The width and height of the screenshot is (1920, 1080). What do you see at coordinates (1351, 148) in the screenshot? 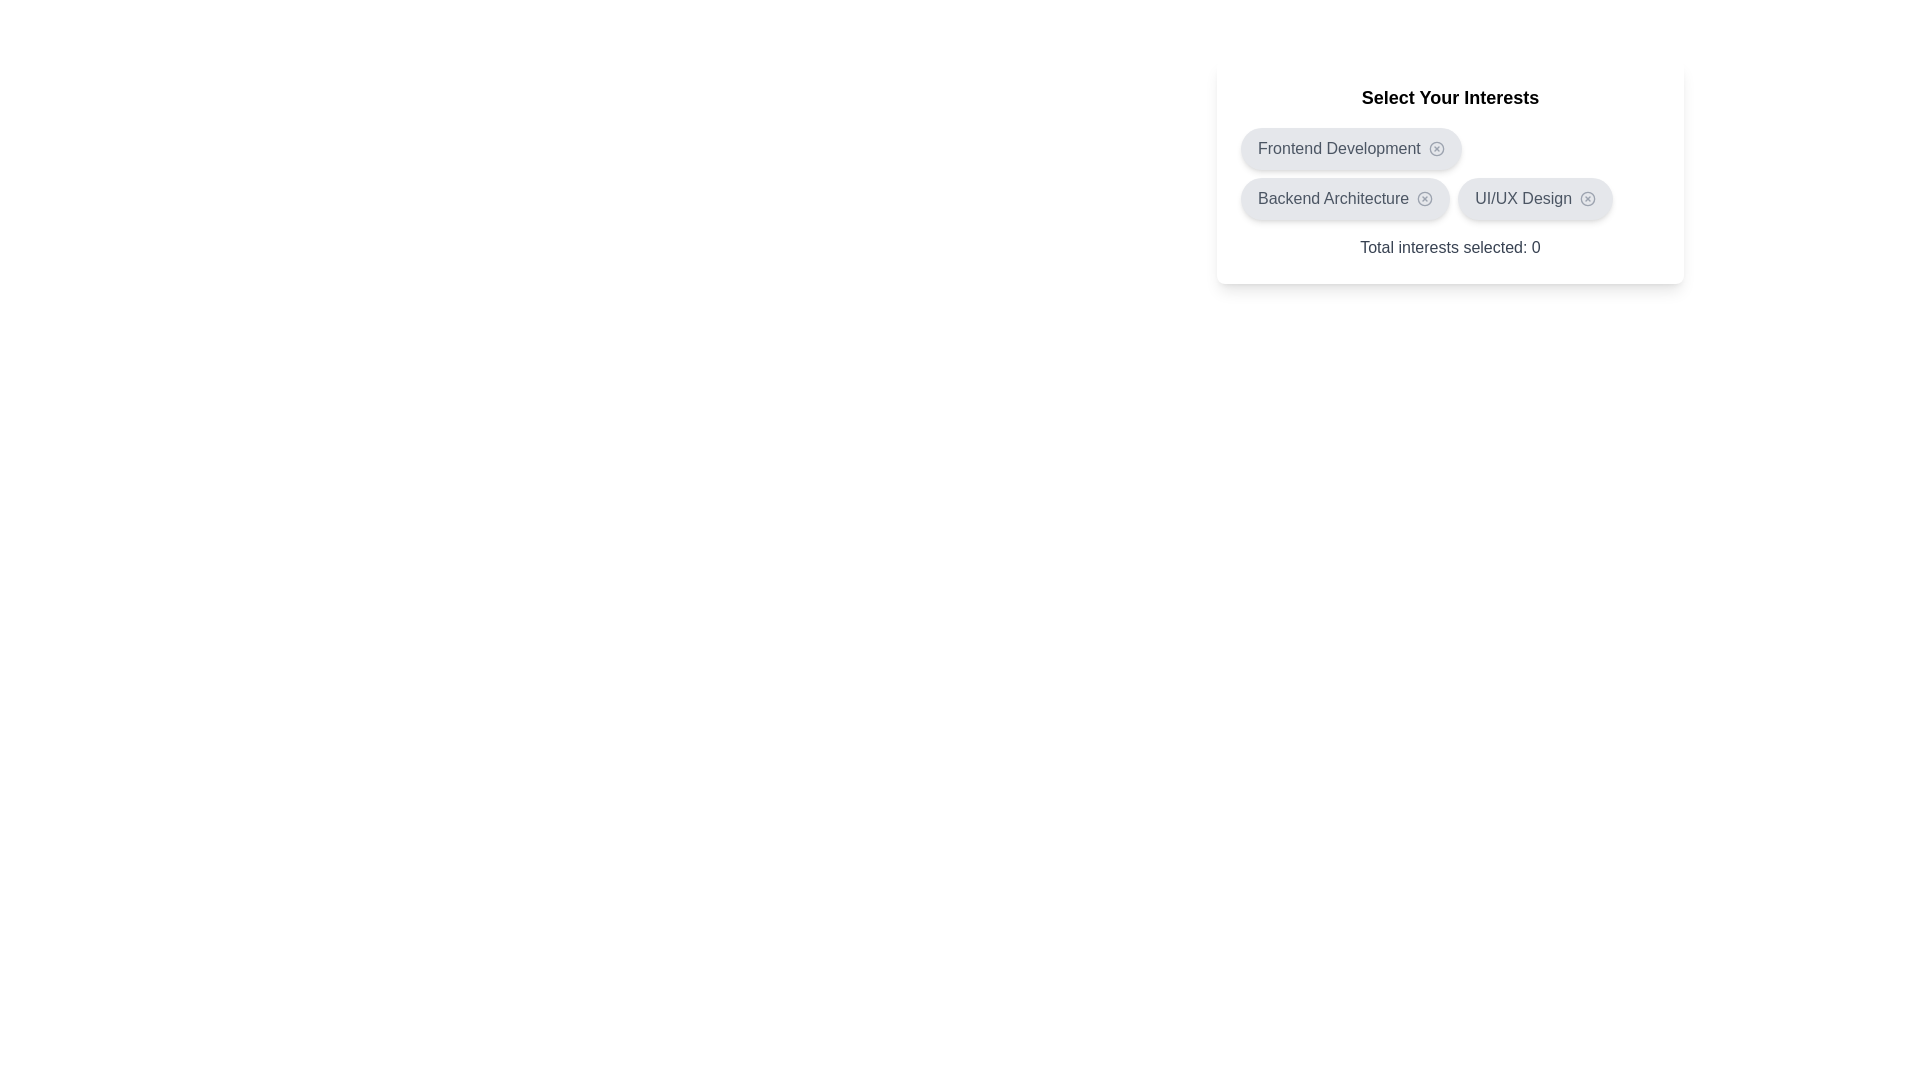
I see `the 'X' button on the 'Frontend Development' tag` at bounding box center [1351, 148].